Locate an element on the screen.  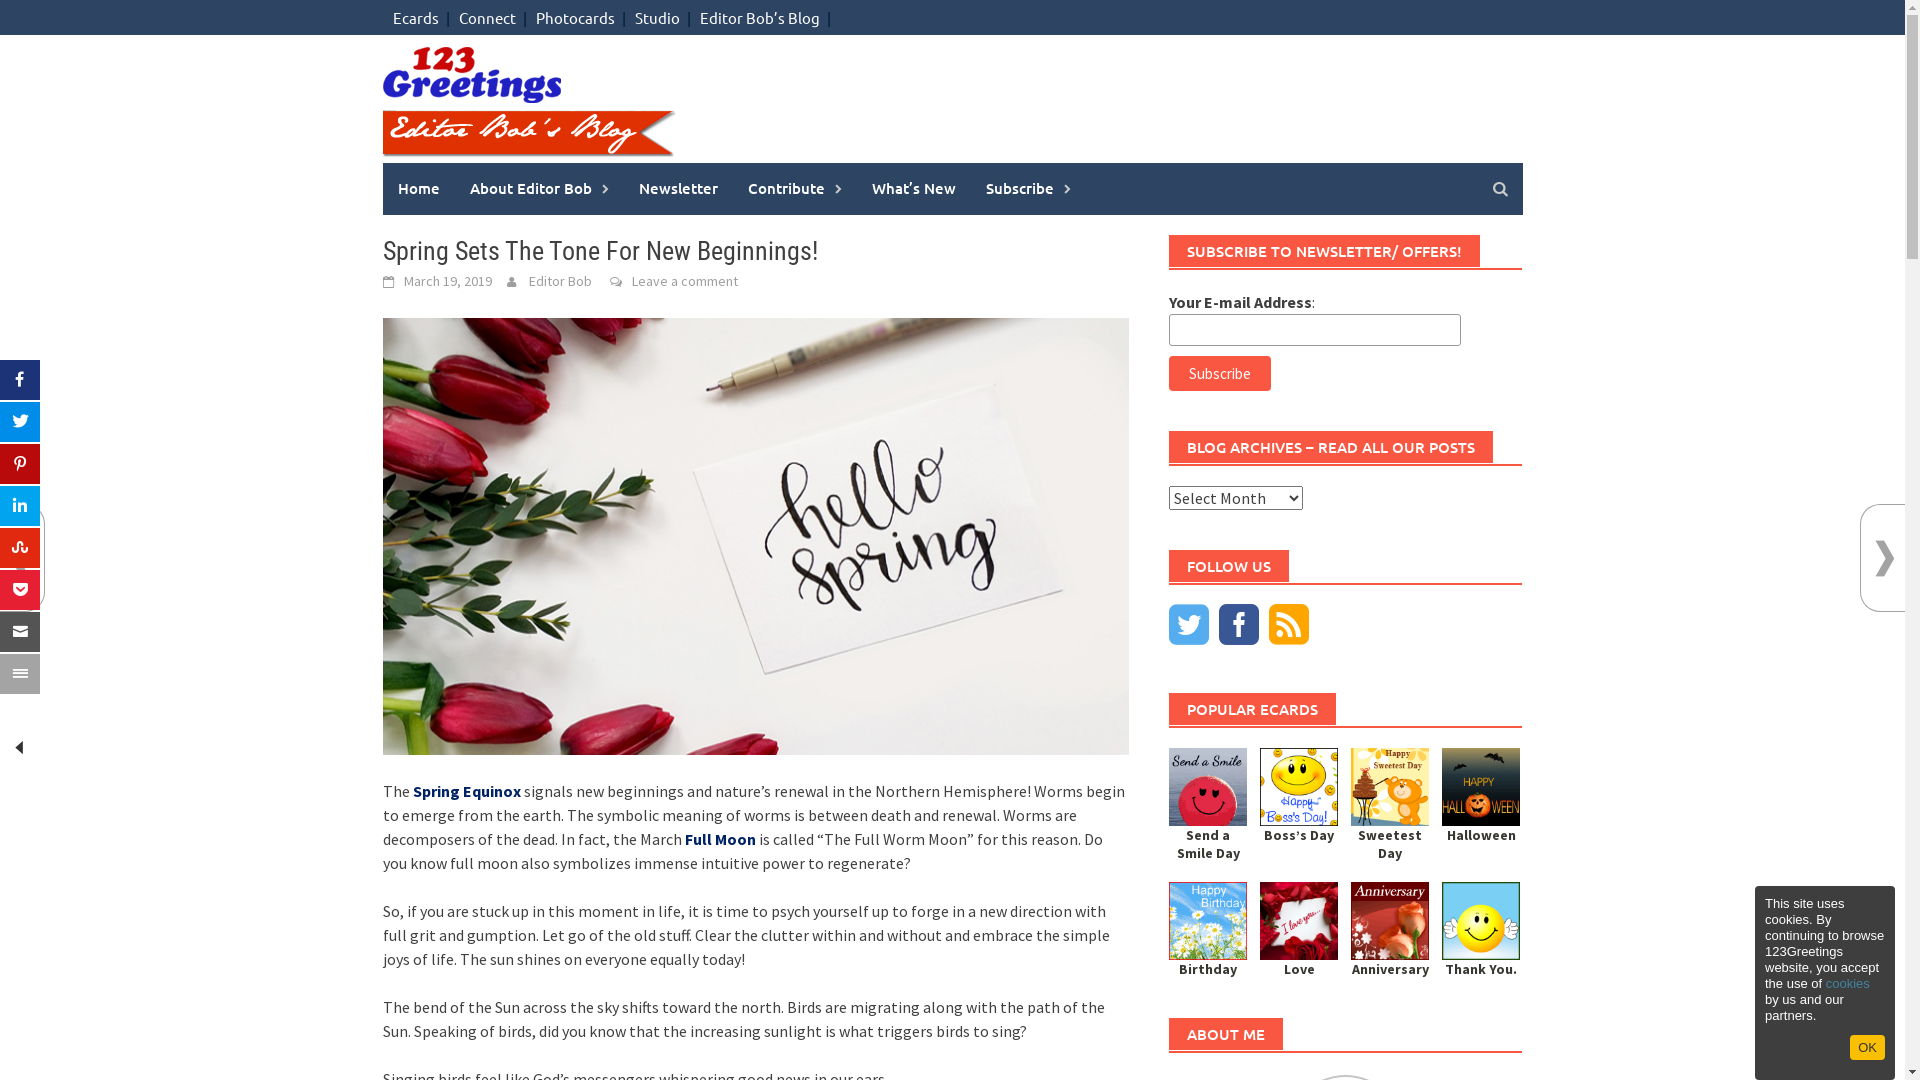
'Cute Wish On Sweetest Day!' is located at coordinates (1389, 785).